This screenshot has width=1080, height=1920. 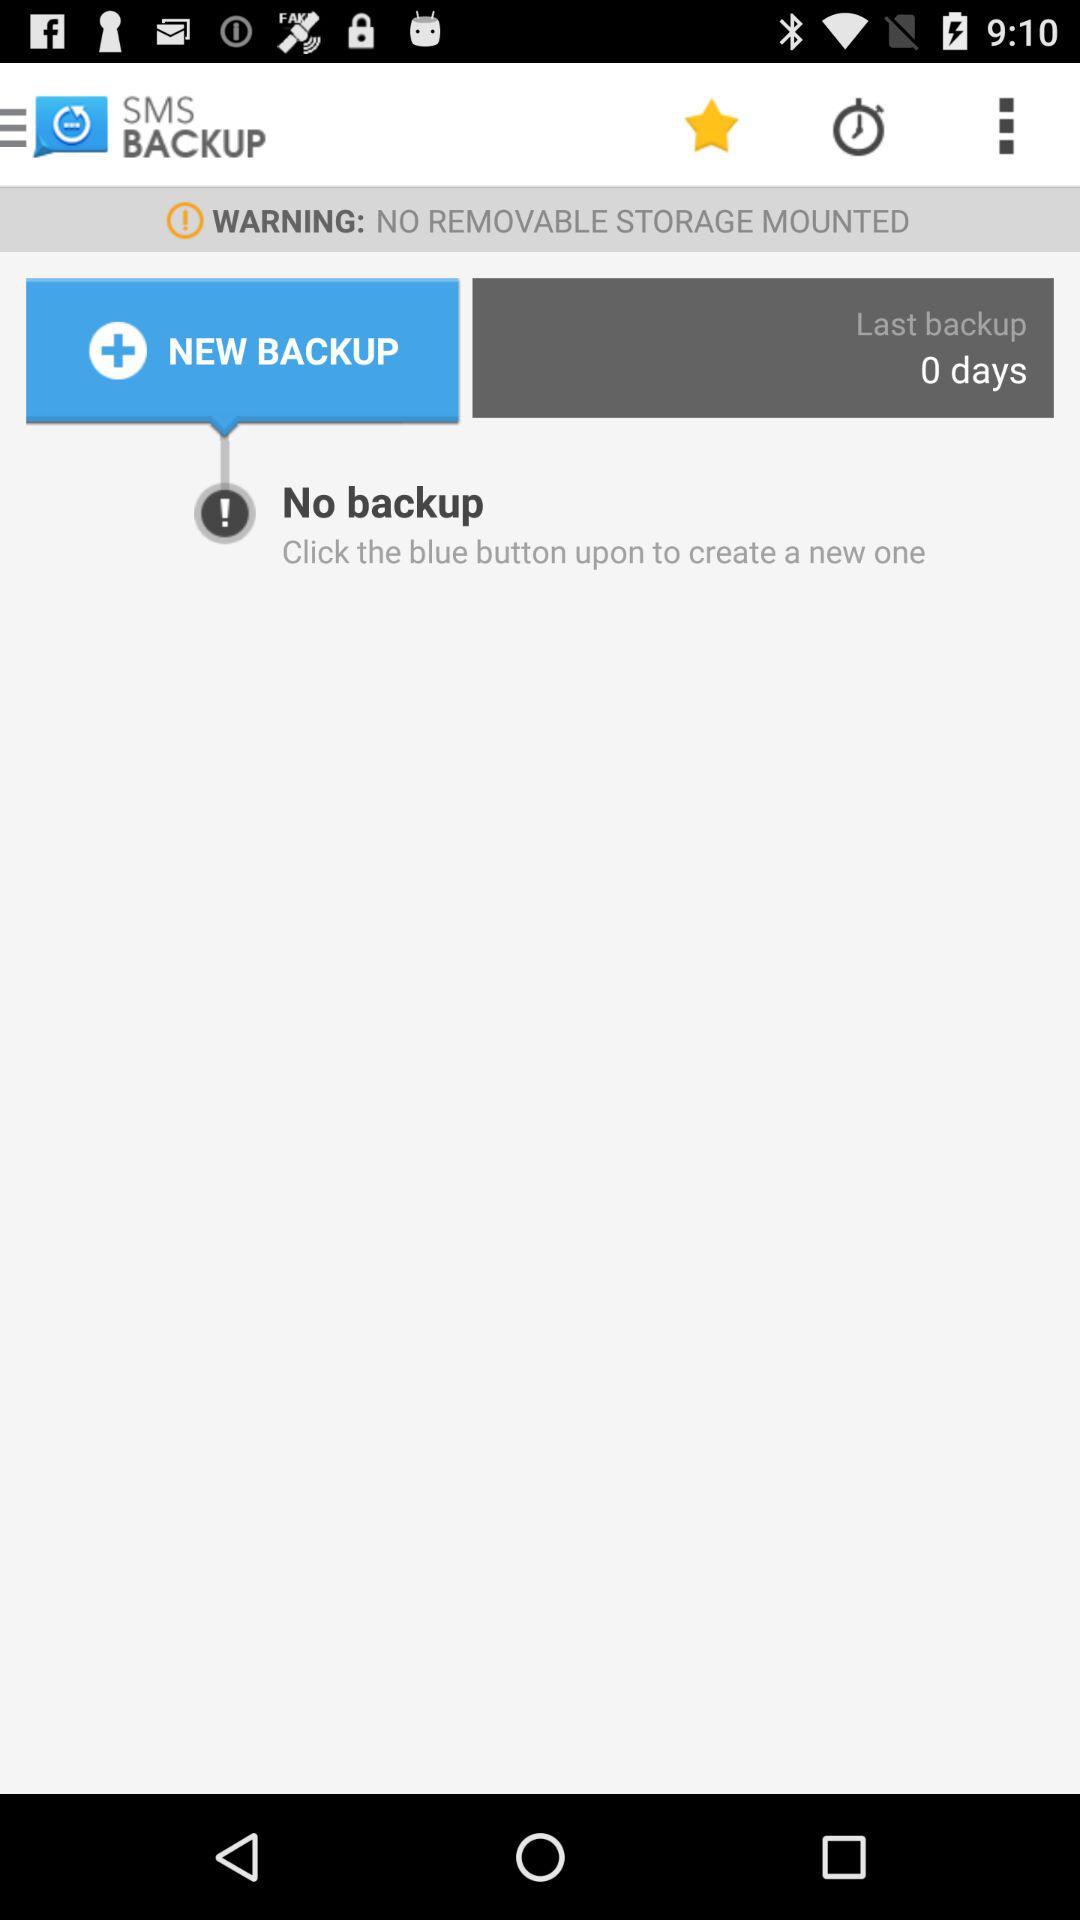 What do you see at coordinates (711, 124) in the screenshot?
I see `the app to the right of warning: item` at bounding box center [711, 124].